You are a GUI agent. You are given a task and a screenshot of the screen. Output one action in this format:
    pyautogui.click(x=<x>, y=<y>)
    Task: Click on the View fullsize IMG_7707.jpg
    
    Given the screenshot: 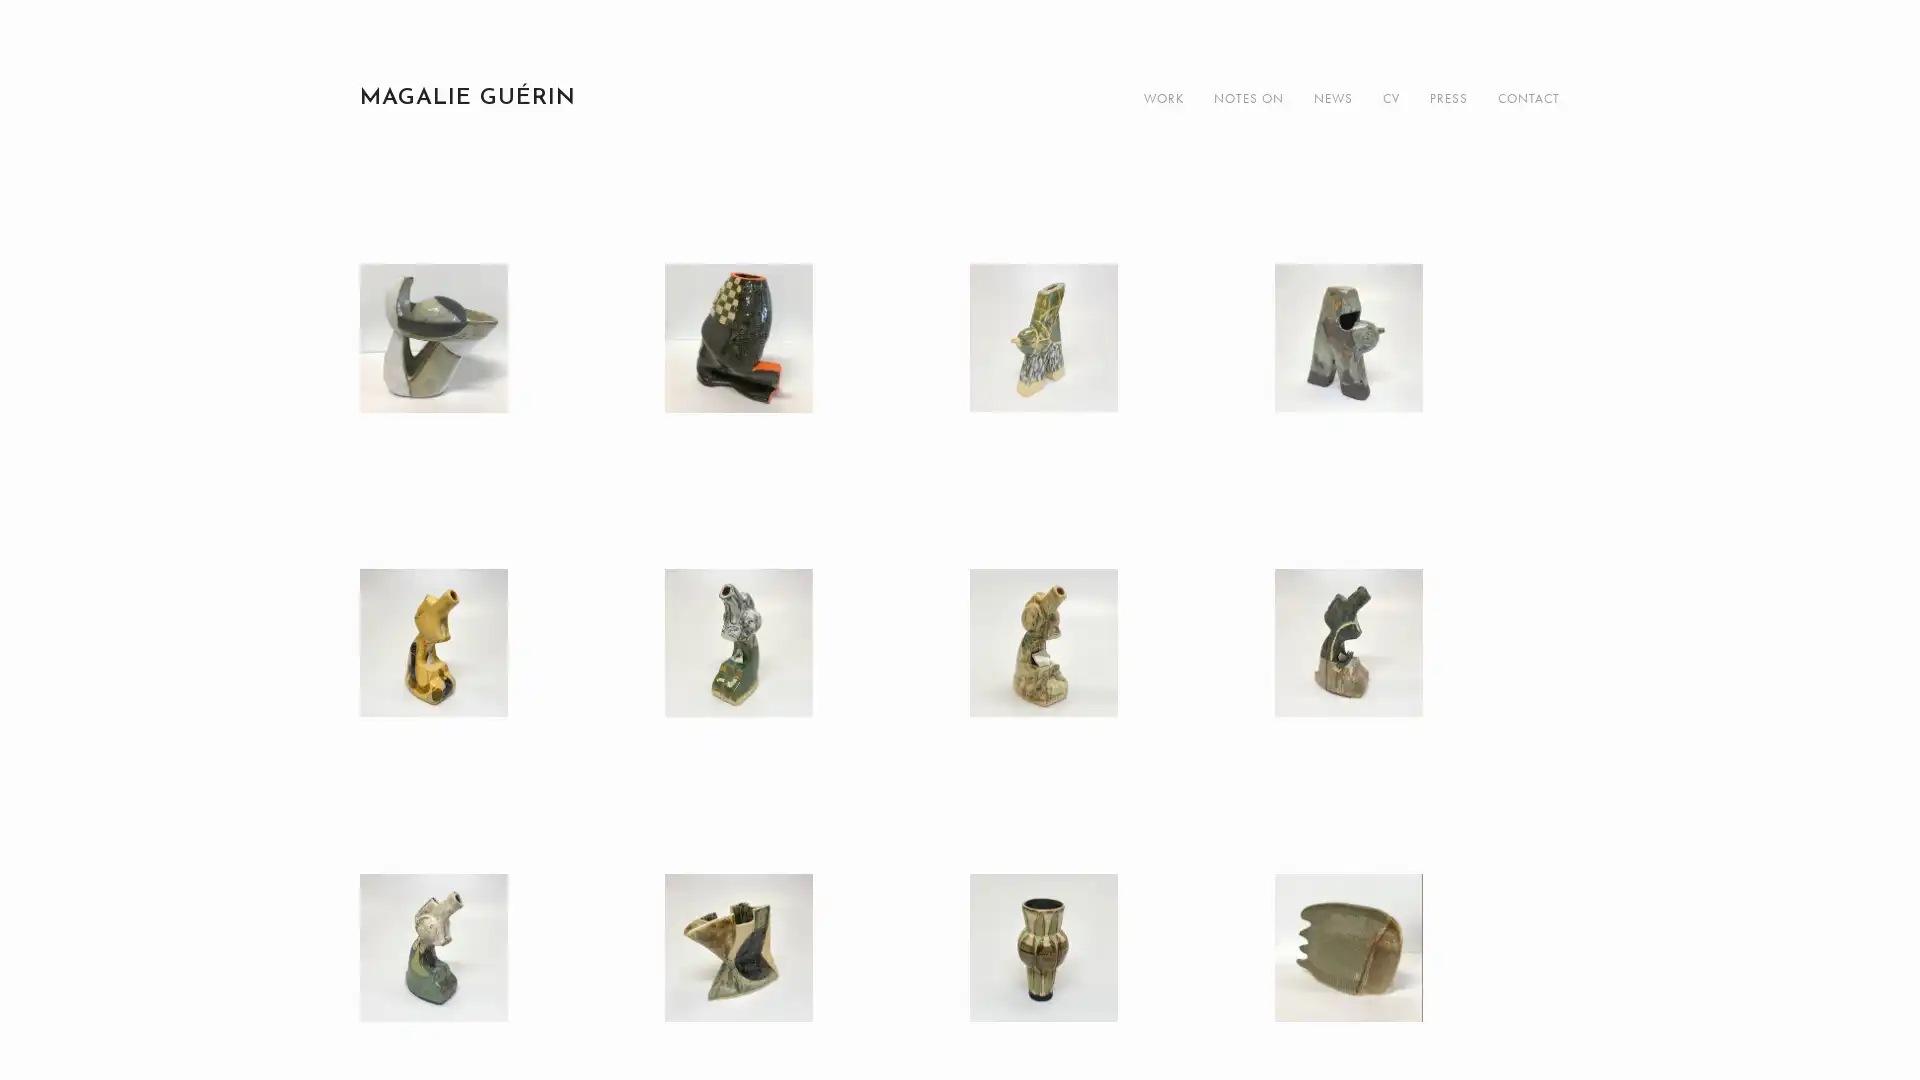 What is the action you would take?
    pyautogui.click(x=1111, y=405)
    